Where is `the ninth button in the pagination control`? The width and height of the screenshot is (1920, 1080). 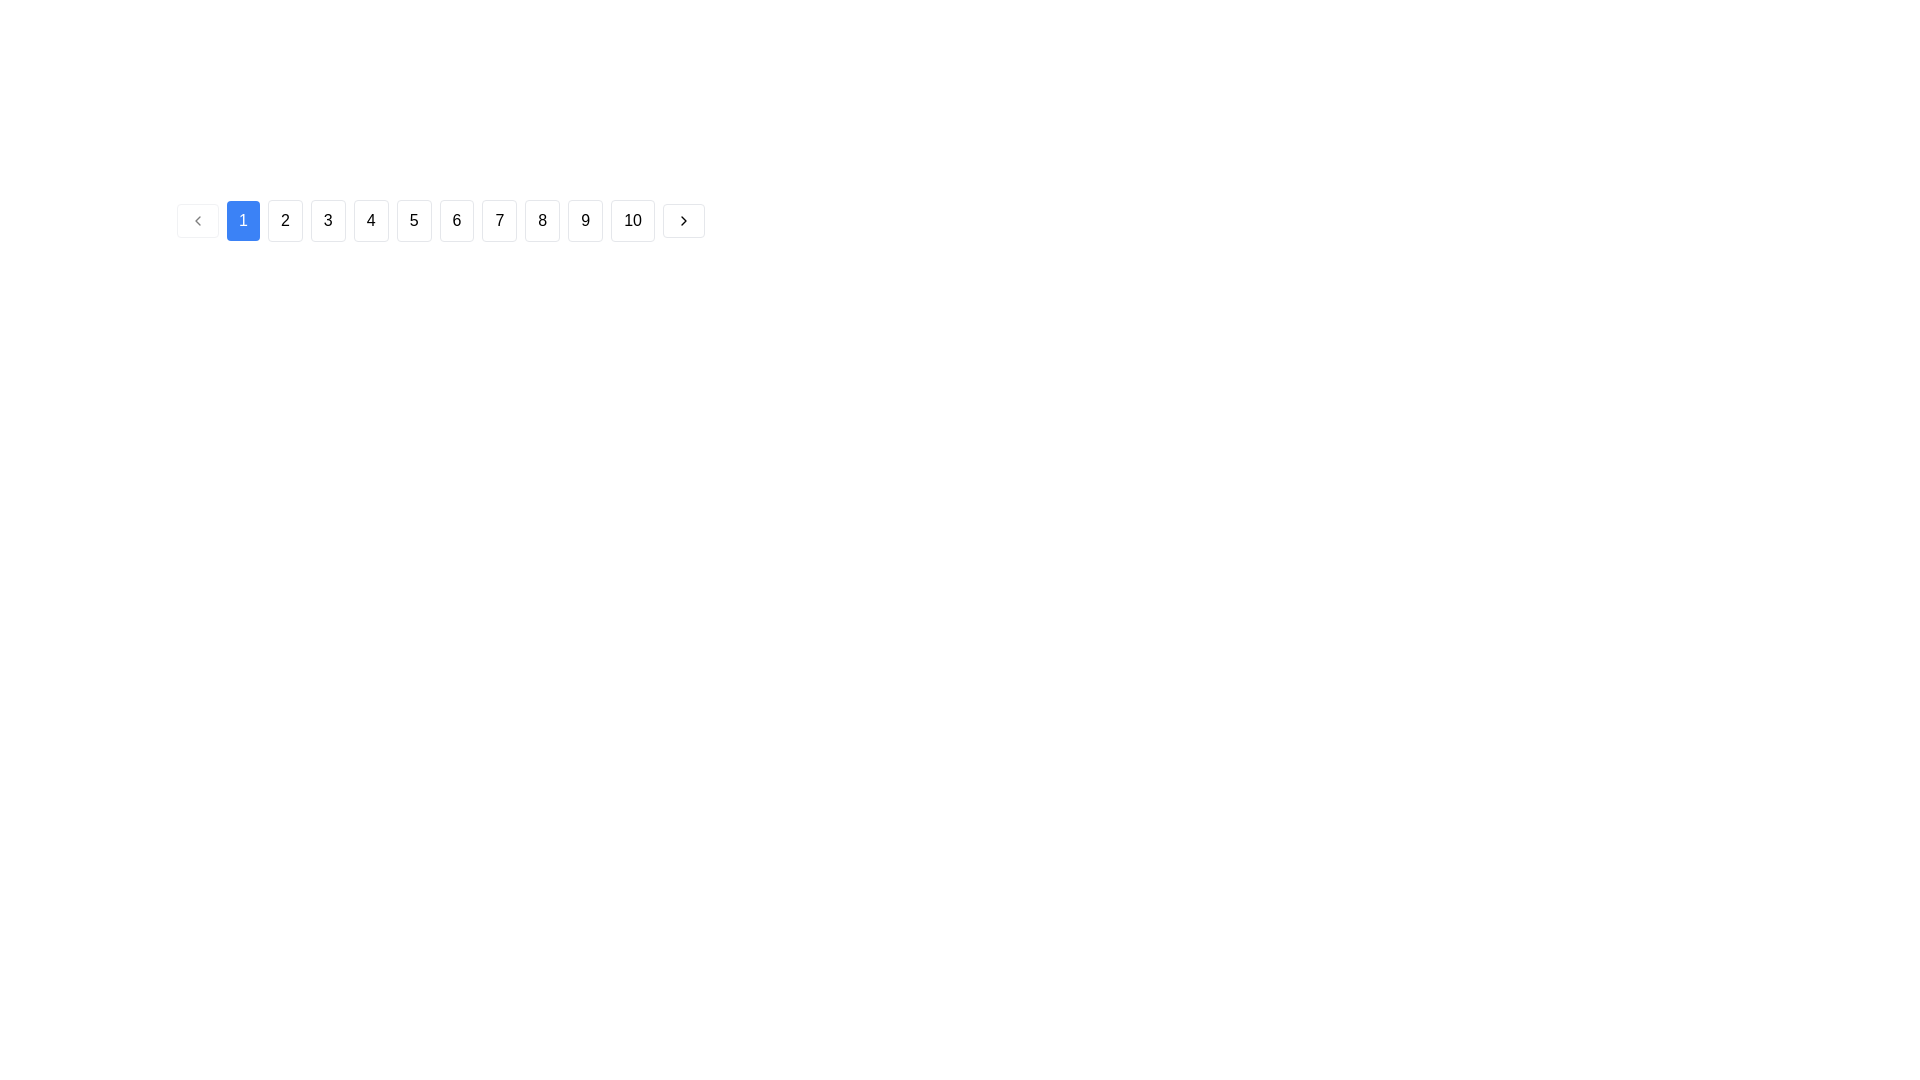 the ninth button in the pagination control is located at coordinates (584, 220).